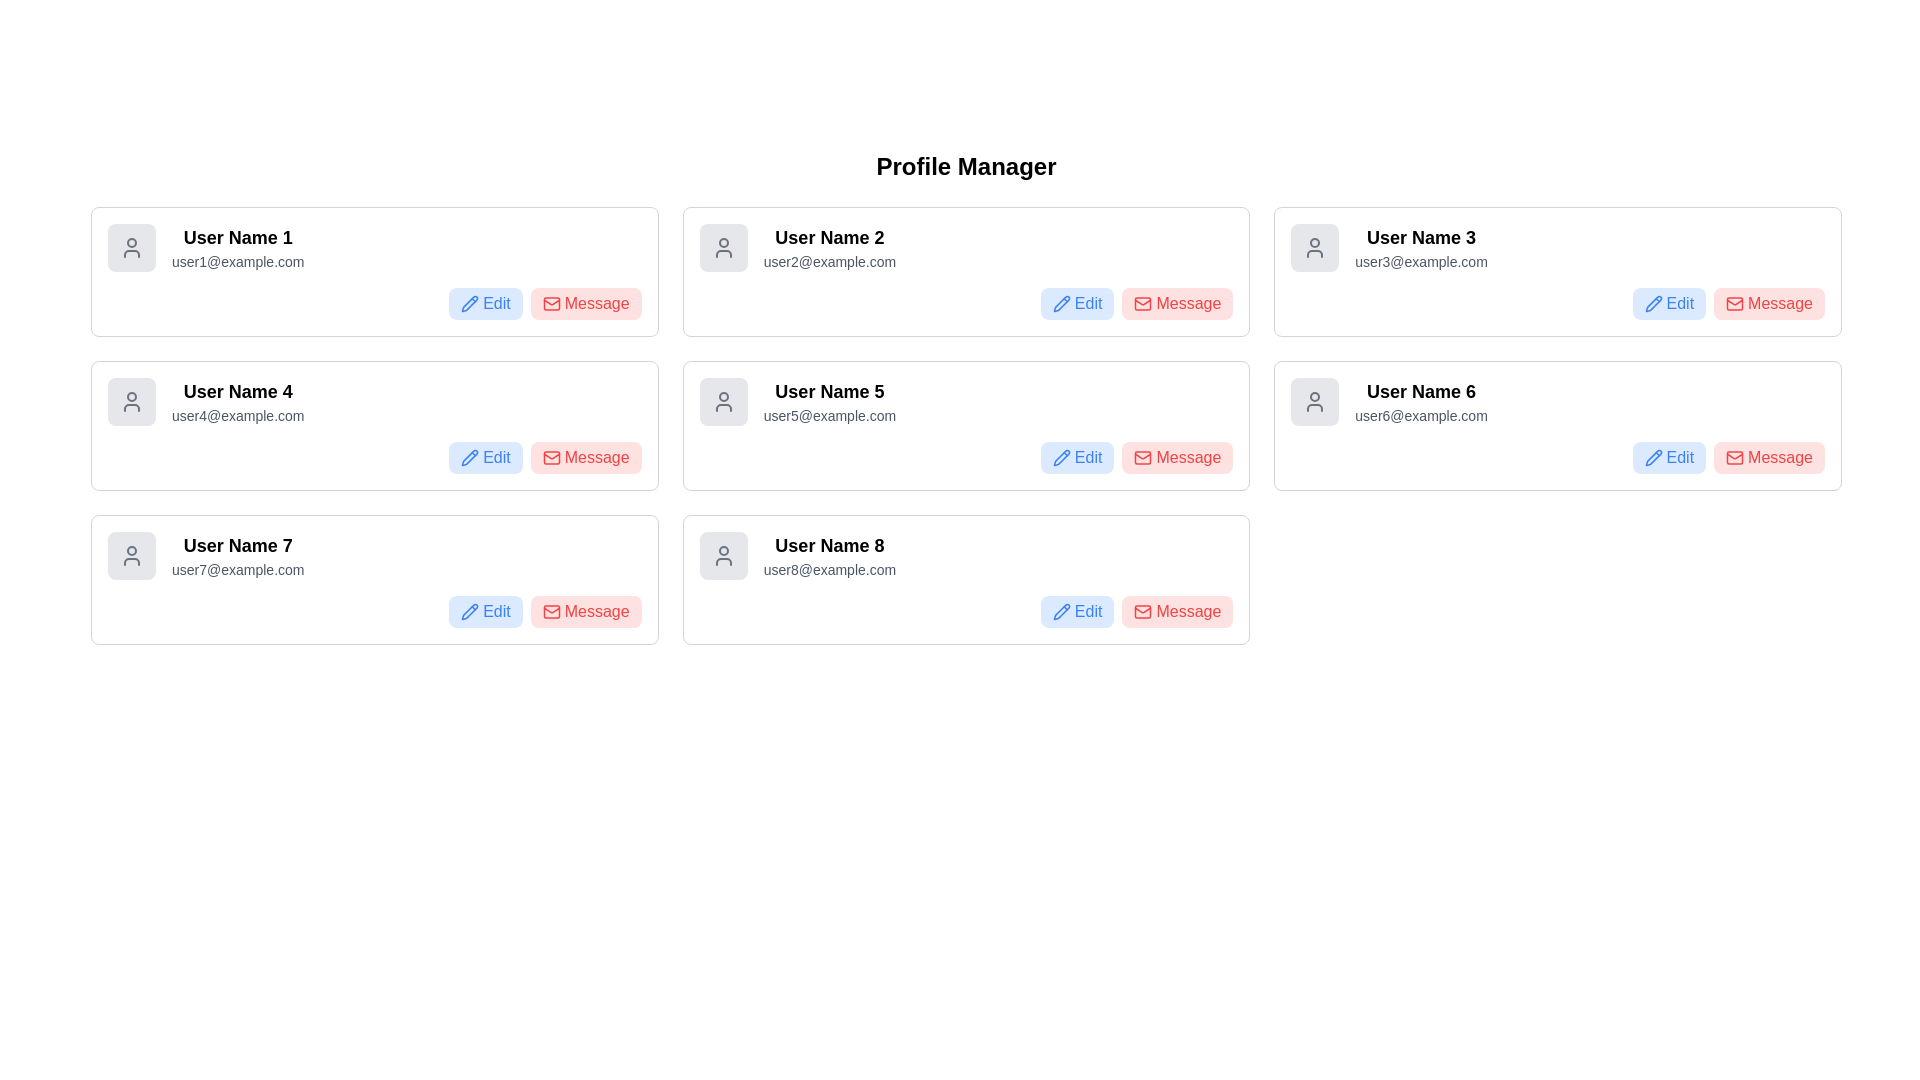 The width and height of the screenshot is (1920, 1080). Describe the element at coordinates (596, 611) in the screenshot. I see `the button to initiate messaging functionality for the user 'User Name 7', located in the profile card to the right of the 'Edit' button` at that location.